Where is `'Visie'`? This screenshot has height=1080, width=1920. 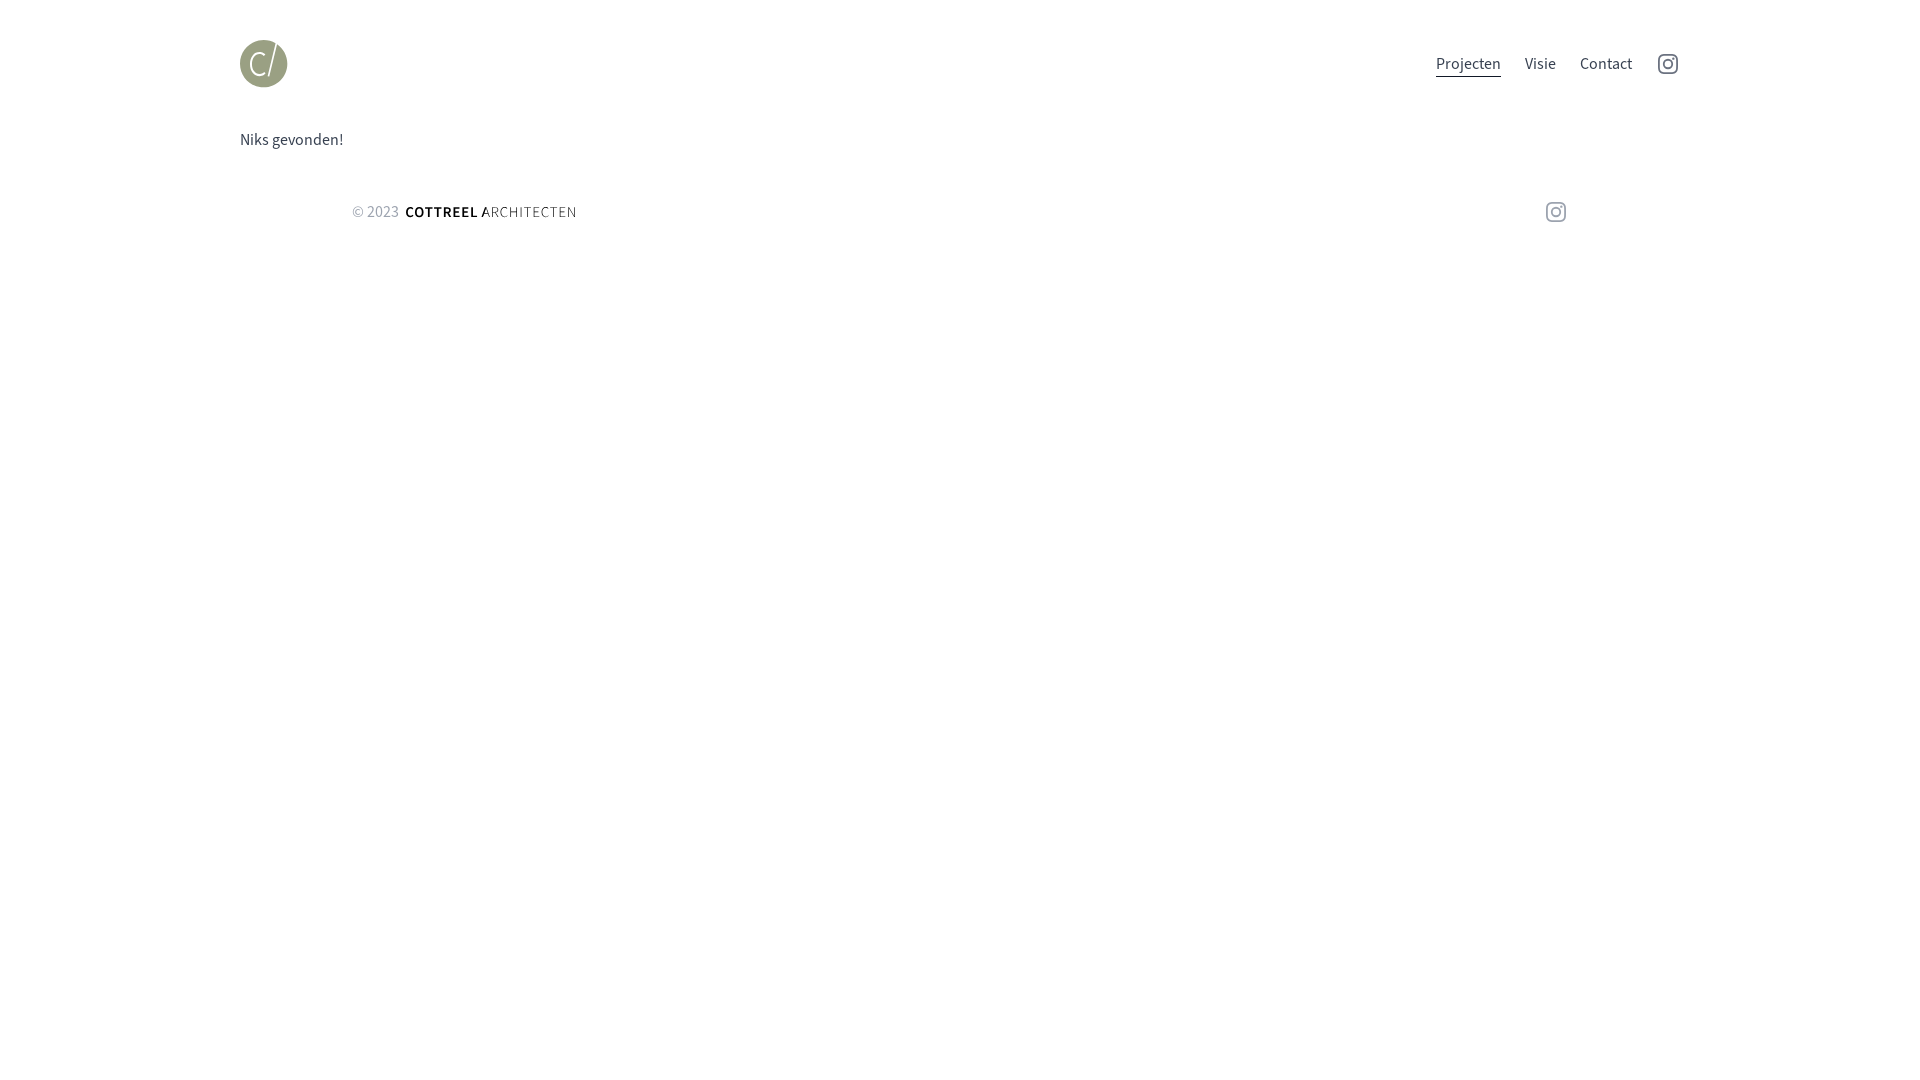 'Visie' is located at coordinates (1539, 63).